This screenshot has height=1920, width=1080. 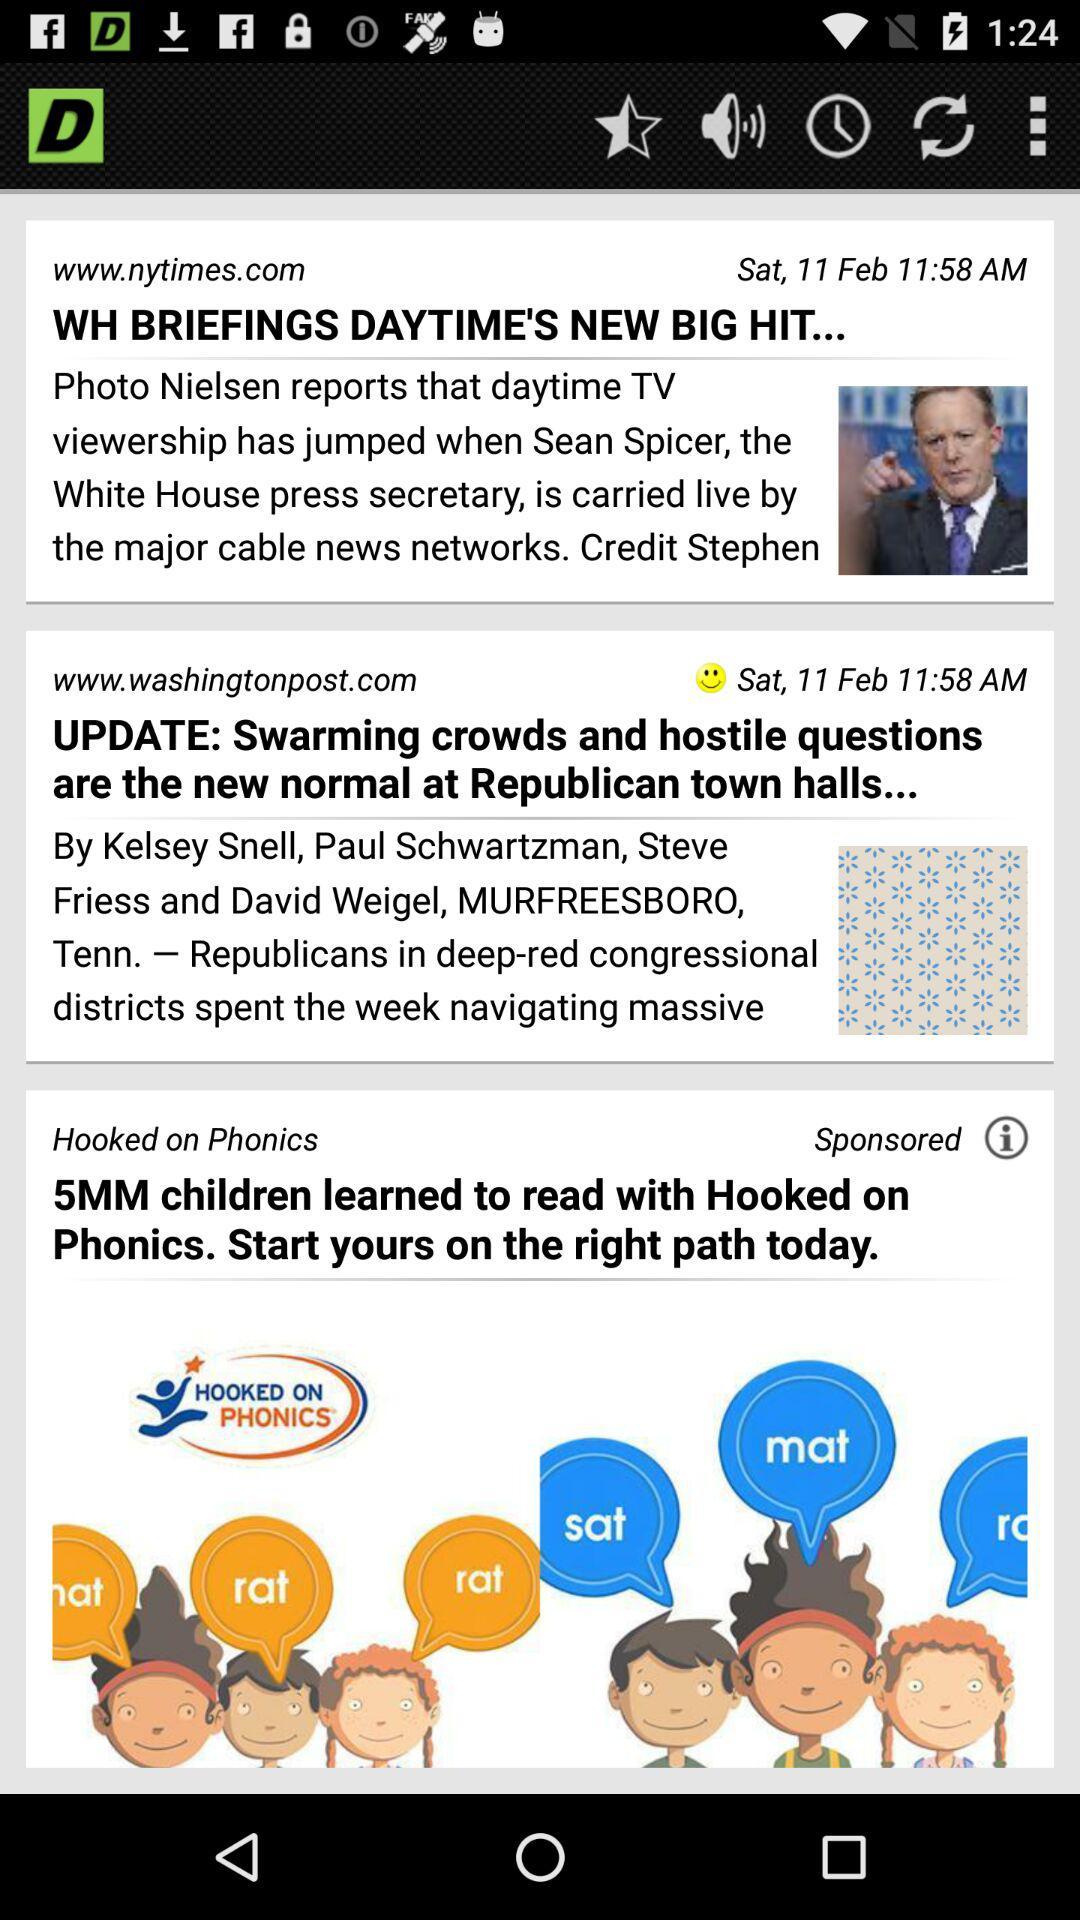 What do you see at coordinates (838, 124) in the screenshot?
I see `get the time` at bounding box center [838, 124].